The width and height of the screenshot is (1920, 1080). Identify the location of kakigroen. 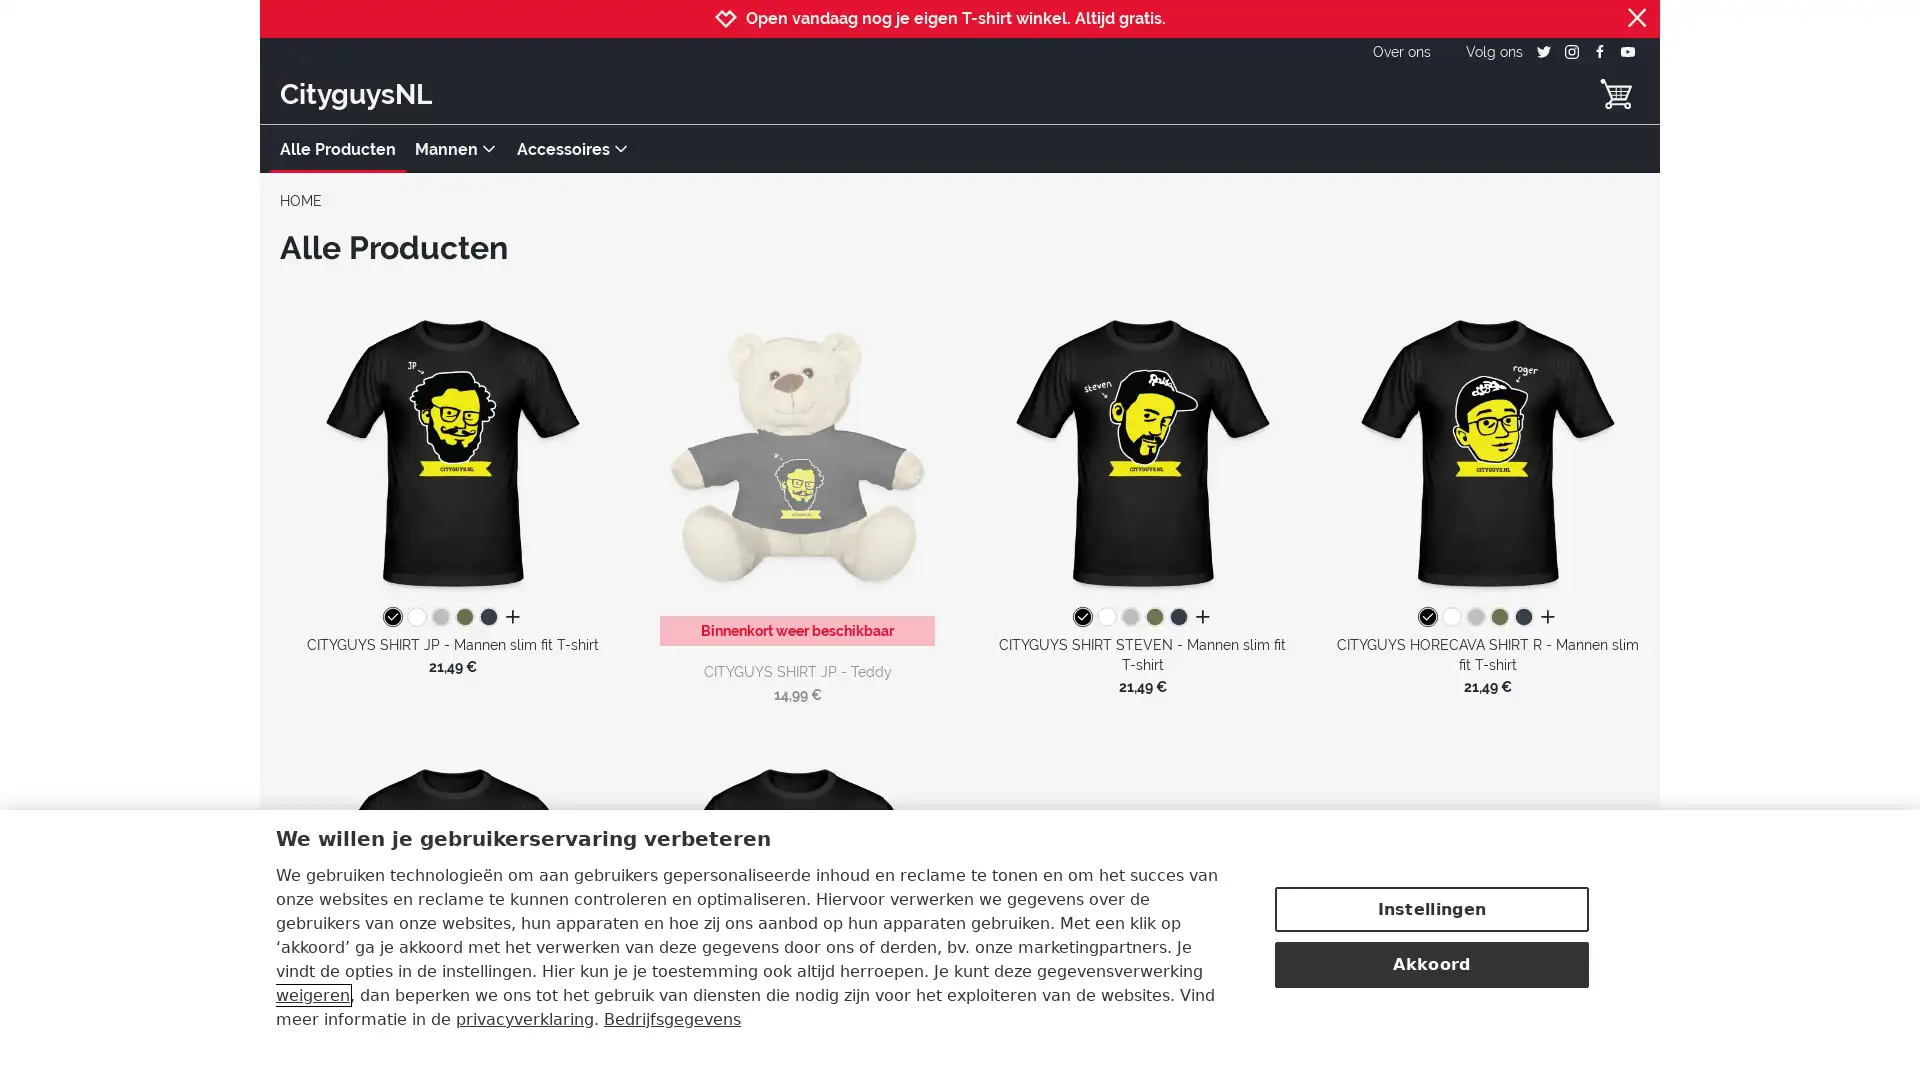
(463, 617).